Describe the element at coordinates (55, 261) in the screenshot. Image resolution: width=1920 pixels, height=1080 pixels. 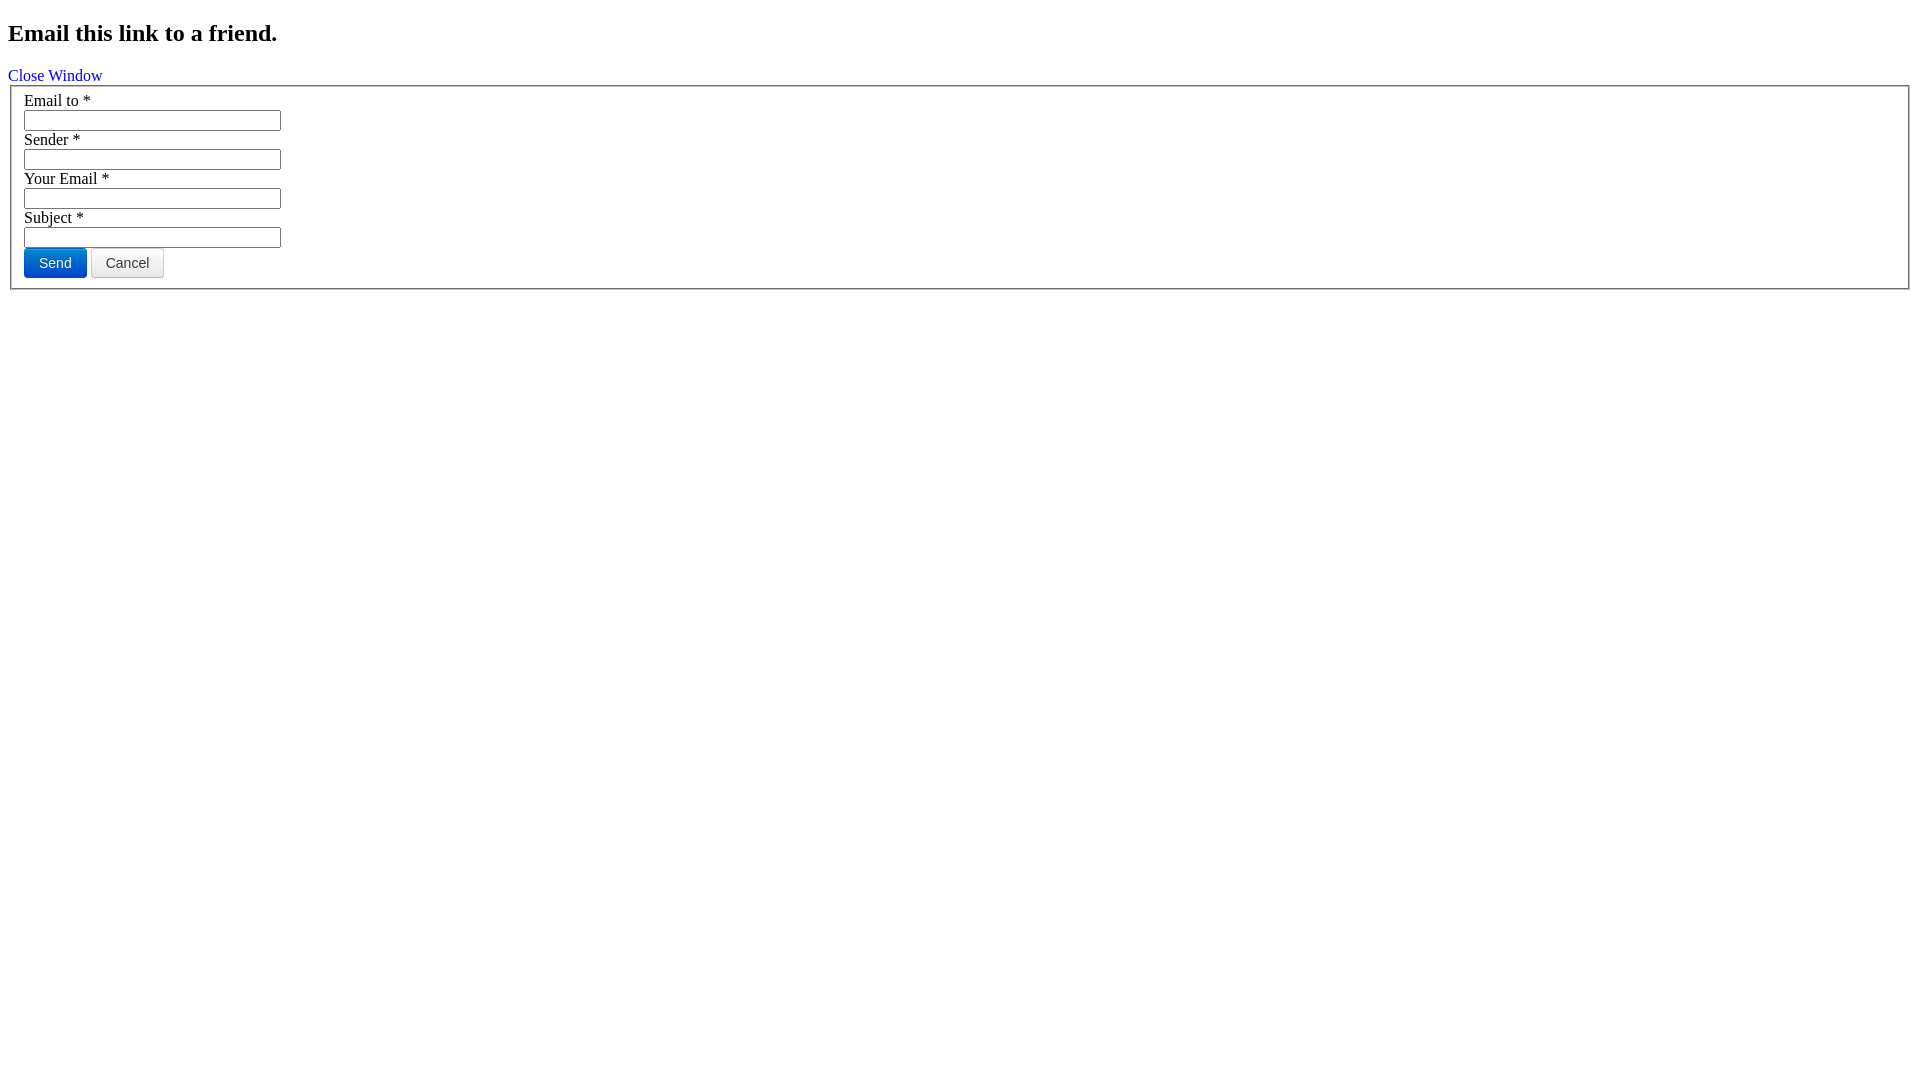
I see `'Send'` at that location.